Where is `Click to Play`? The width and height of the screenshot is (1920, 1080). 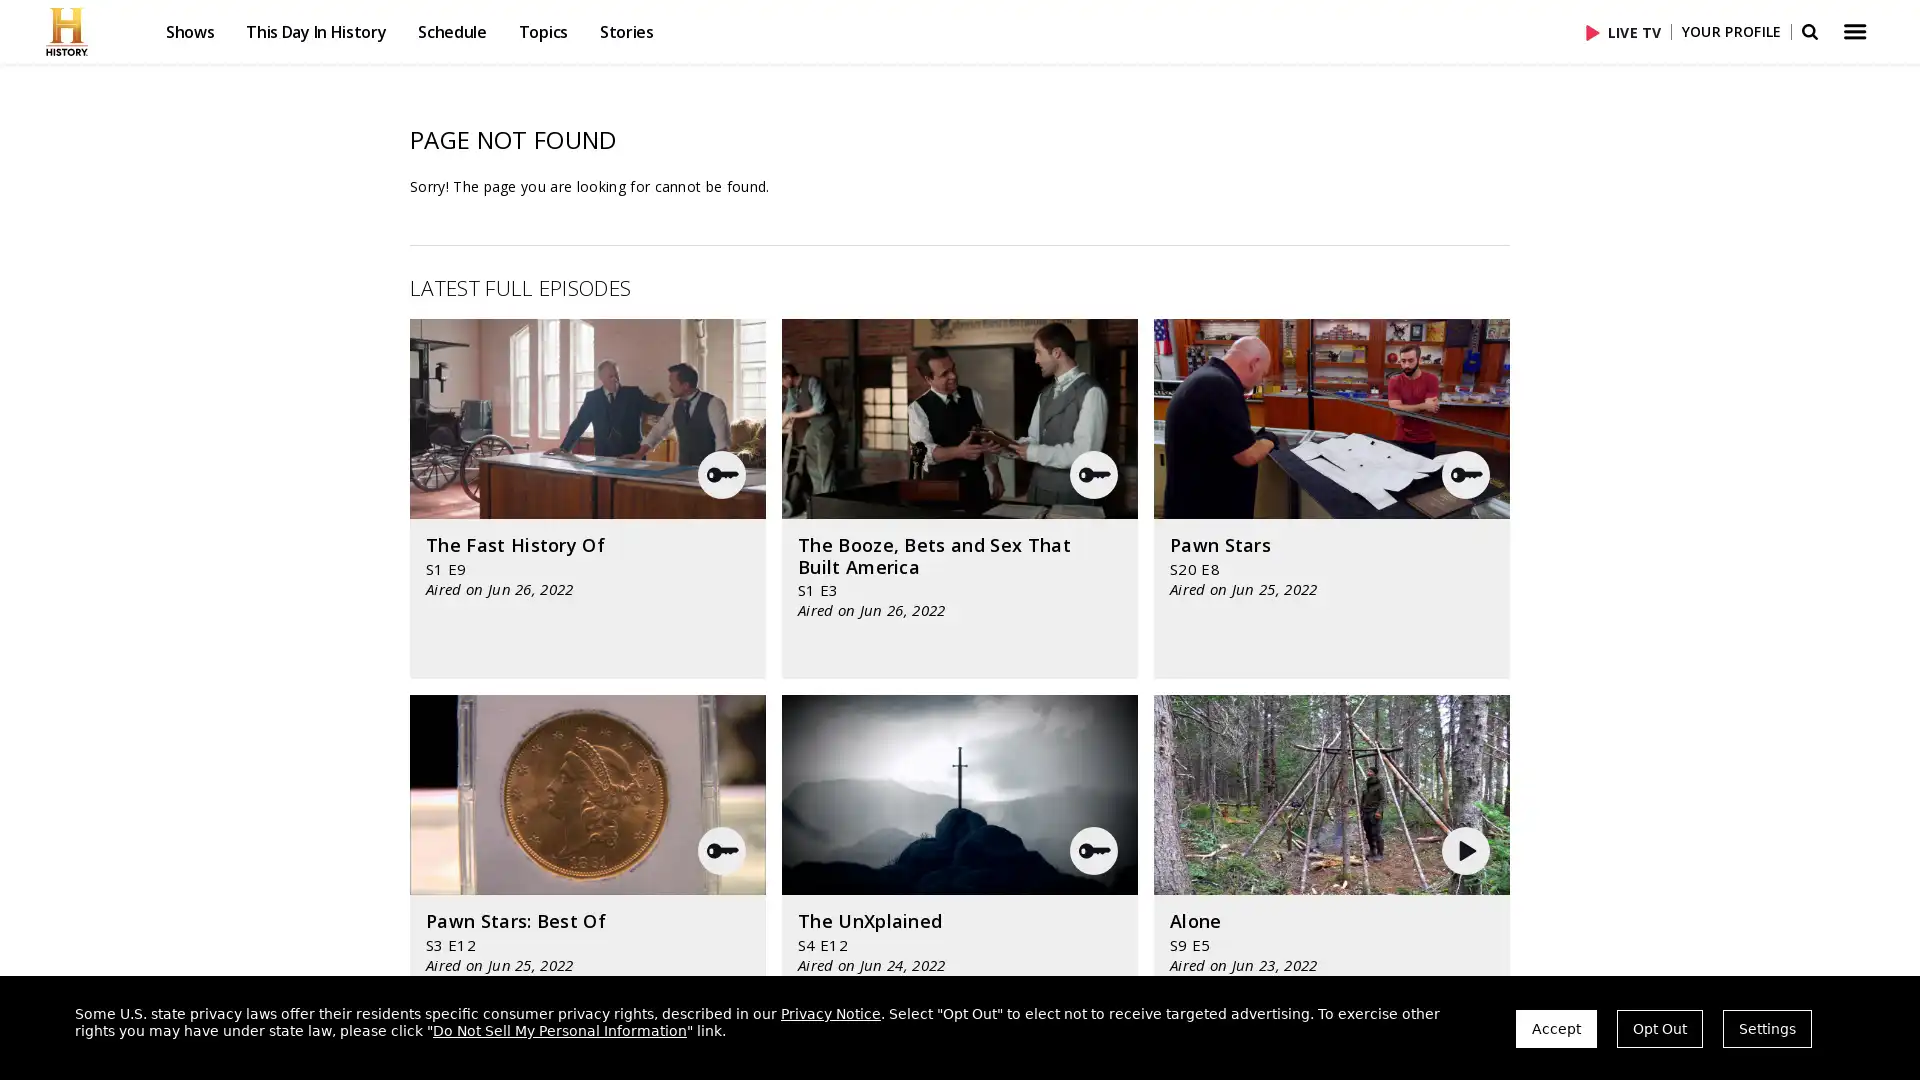
Click to Play is located at coordinates (1595, 31).